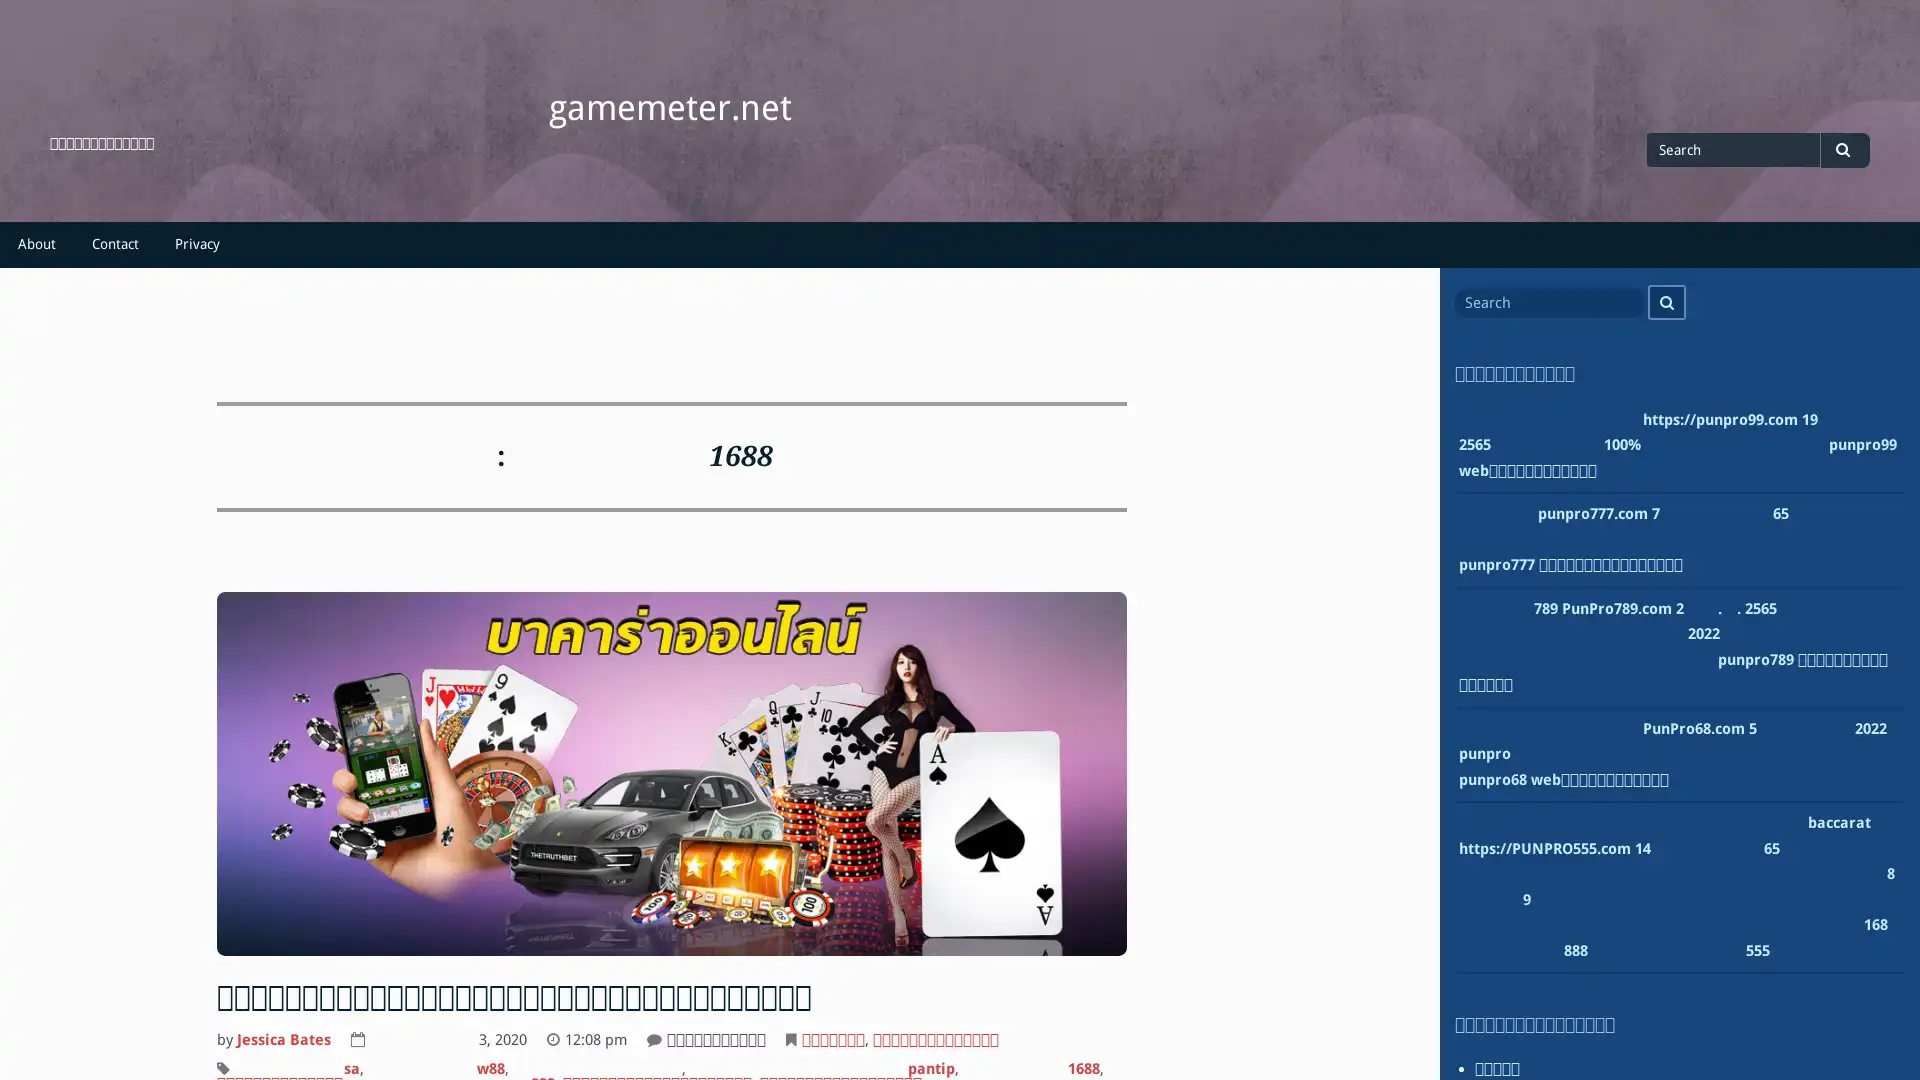 Image resolution: width=1920 pixels, height=1080 pixels. What do you see at coordinates (1844, 149) in the screenshot?
I see `Search` at bounding box center [1844, 149].